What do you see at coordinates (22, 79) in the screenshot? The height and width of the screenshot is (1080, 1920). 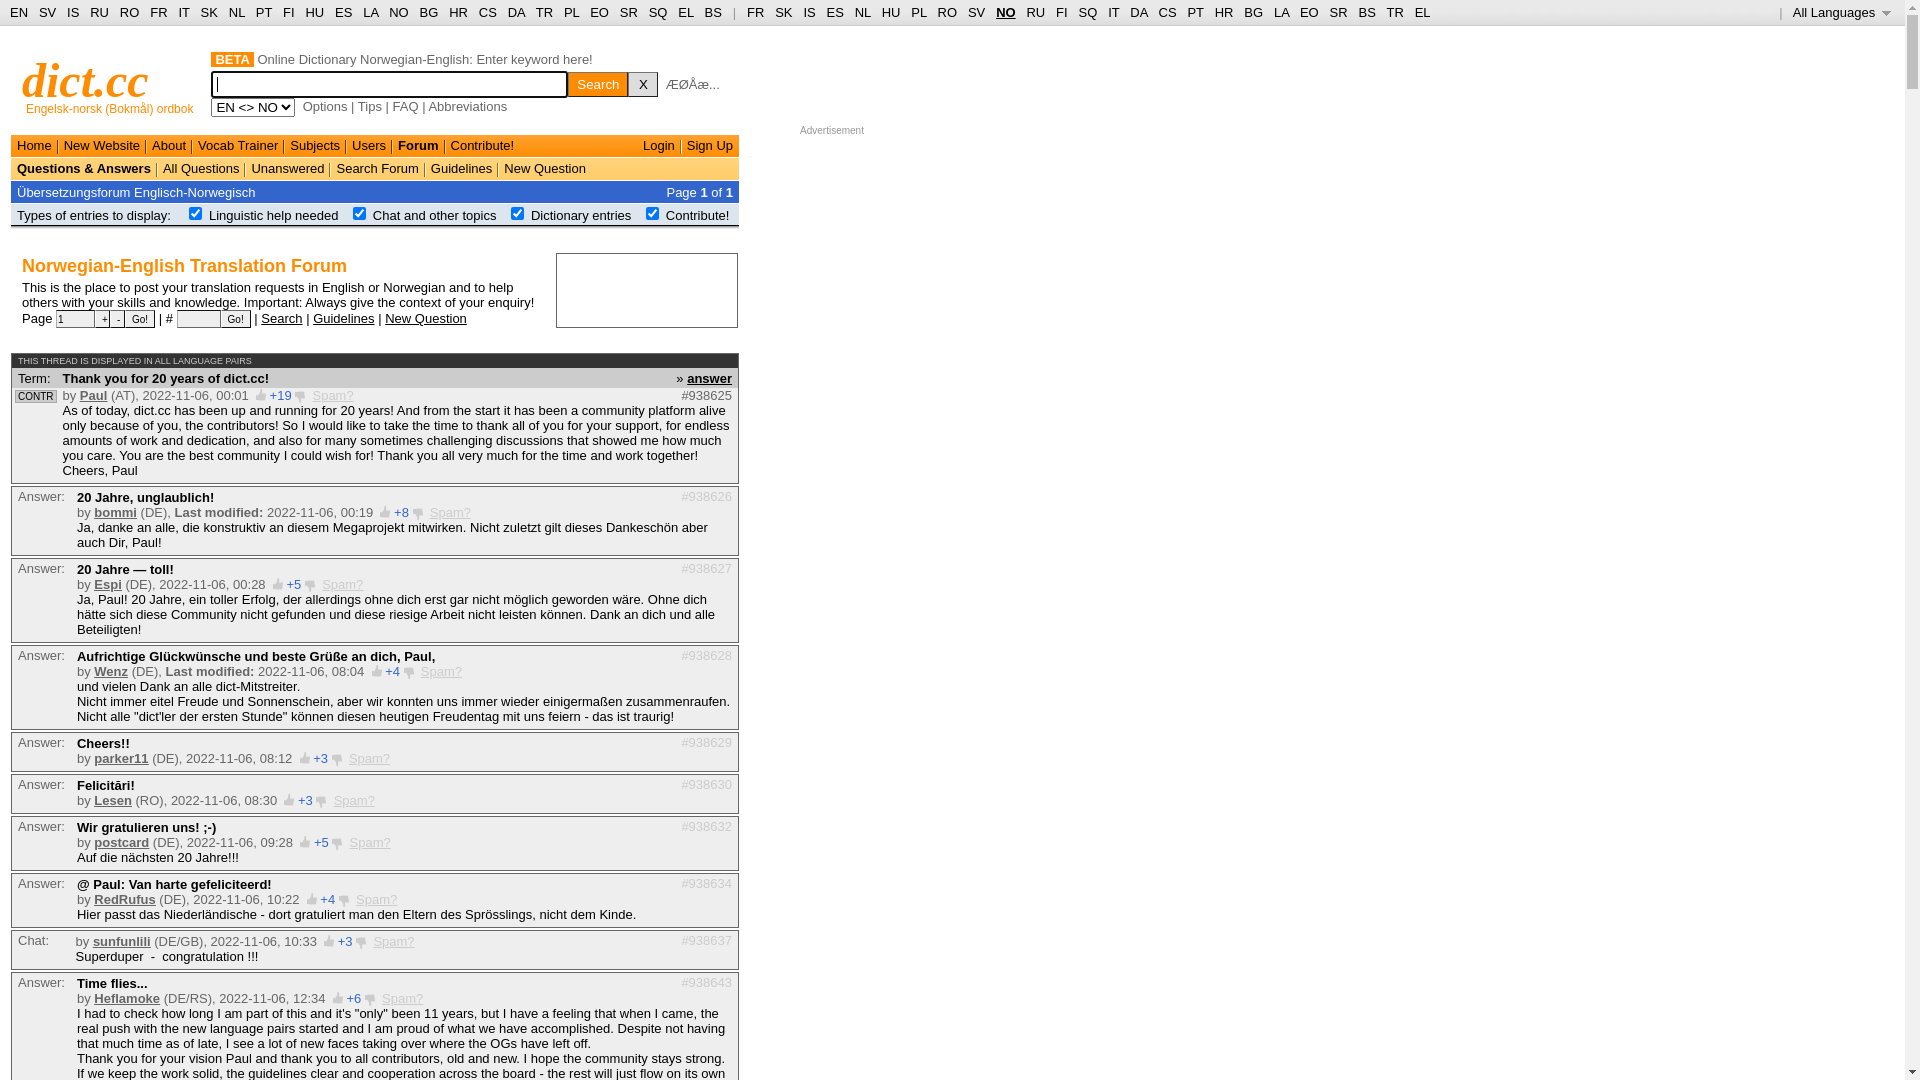 I see `'dict.cc'` at bounding box center [22, 79].